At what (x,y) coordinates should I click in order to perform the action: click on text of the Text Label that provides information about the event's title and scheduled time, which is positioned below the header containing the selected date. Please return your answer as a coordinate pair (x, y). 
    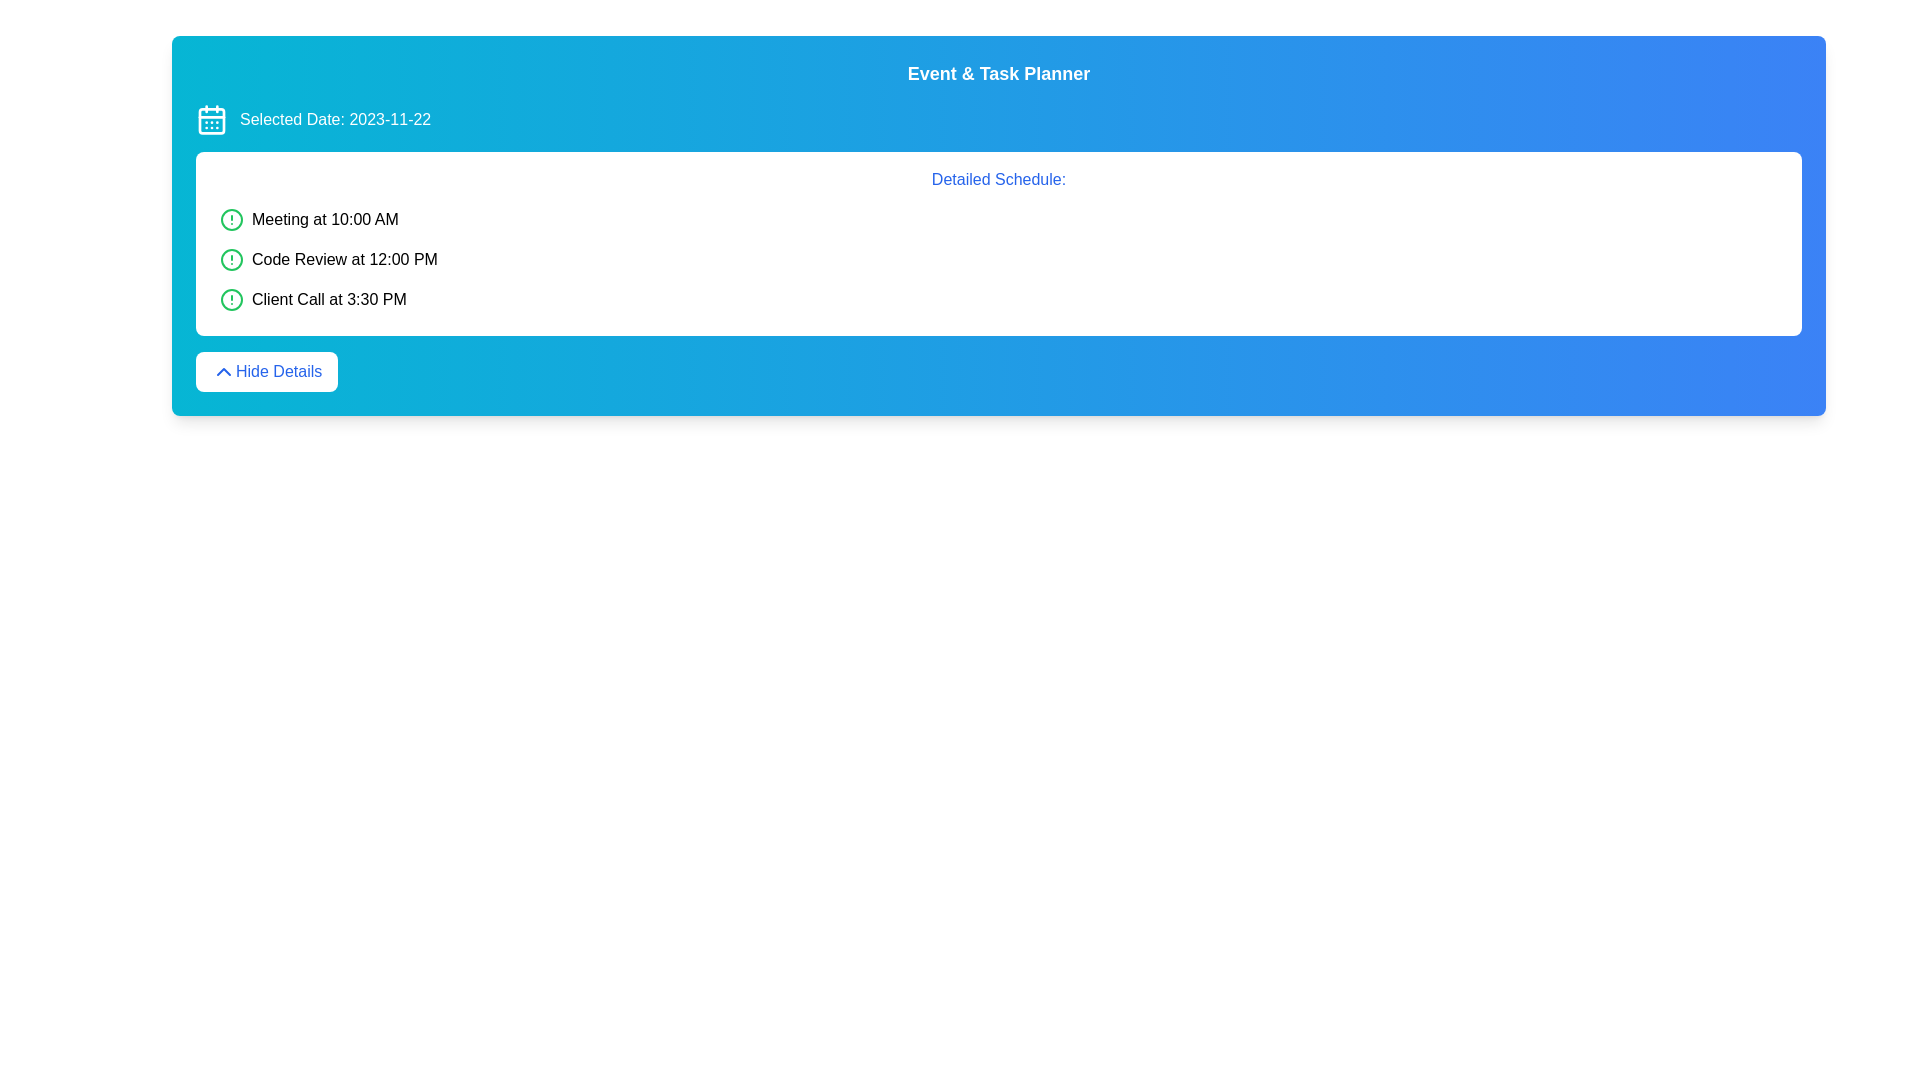
    Looking at the image, I should click on (325, 219).